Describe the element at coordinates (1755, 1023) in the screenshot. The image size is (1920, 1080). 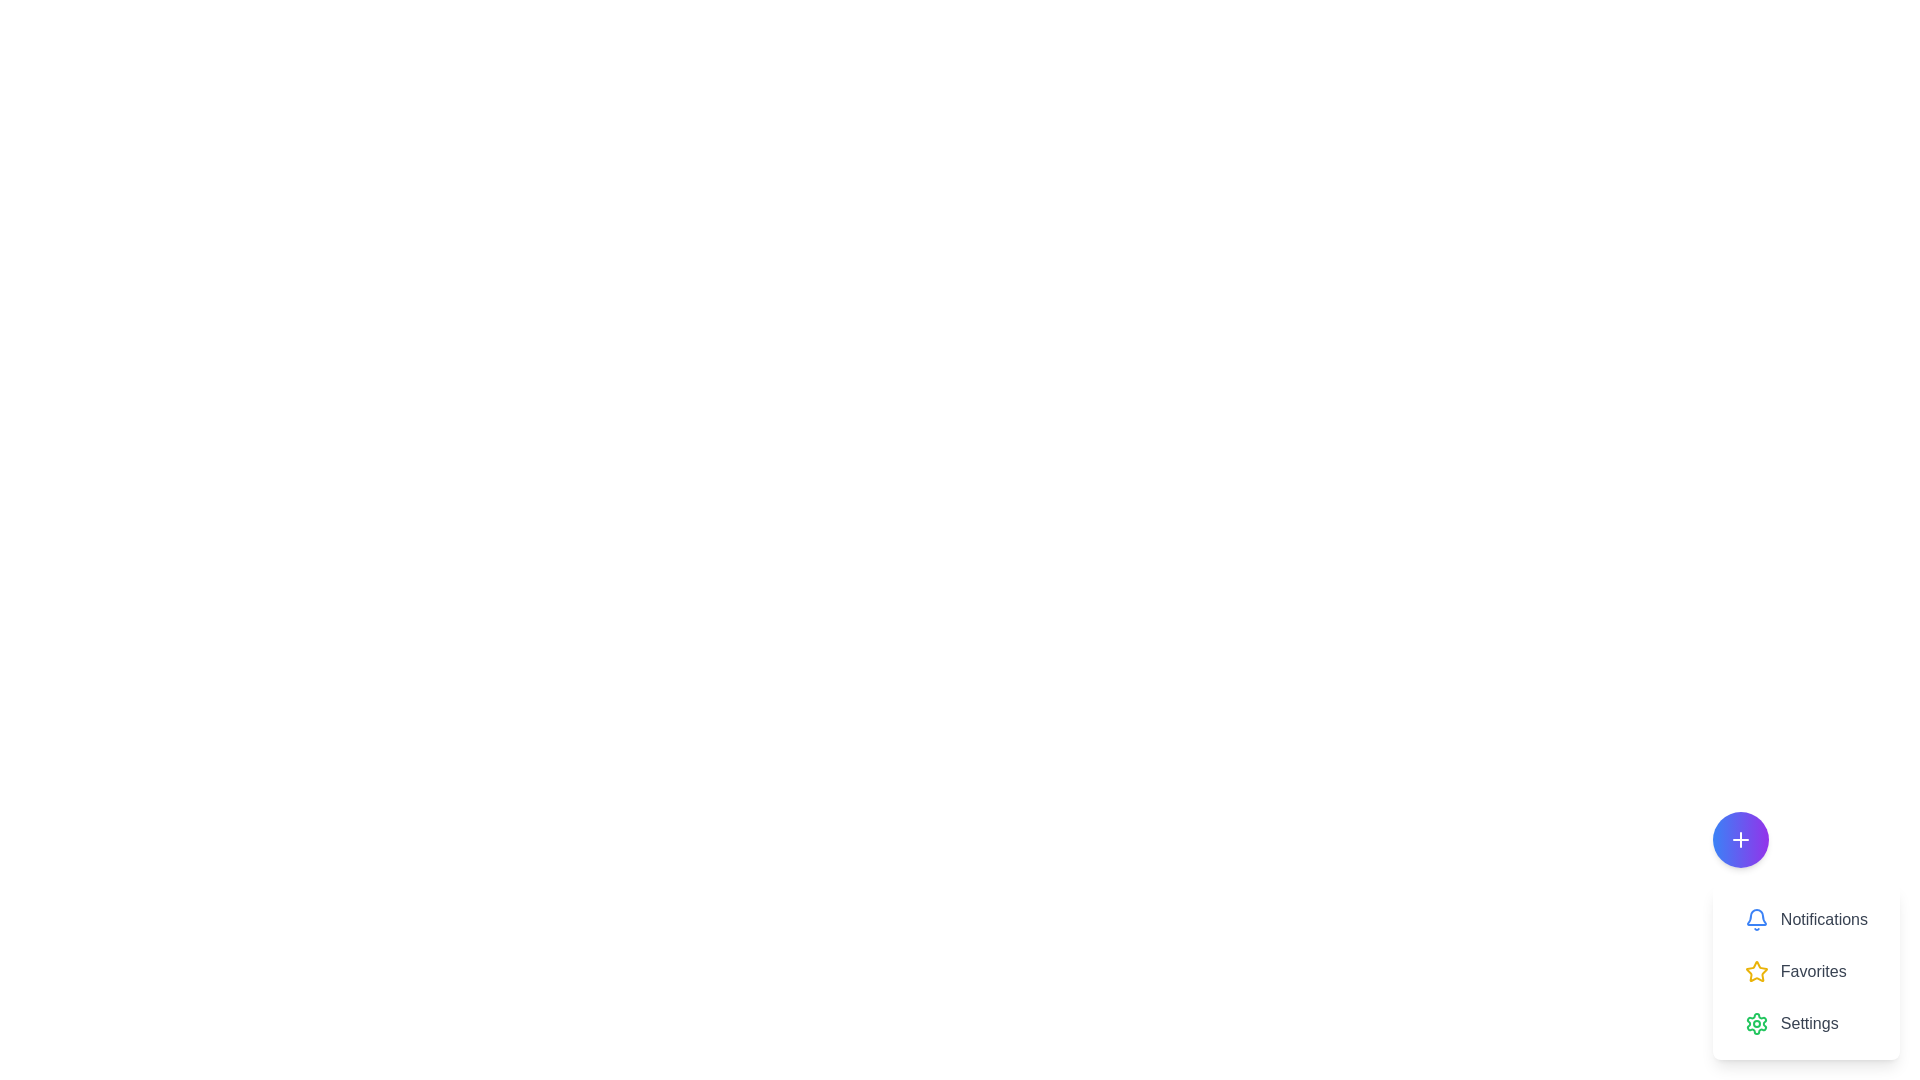
I see `the green gear-shaped icon located next to the 'Settings' text label` at that location.